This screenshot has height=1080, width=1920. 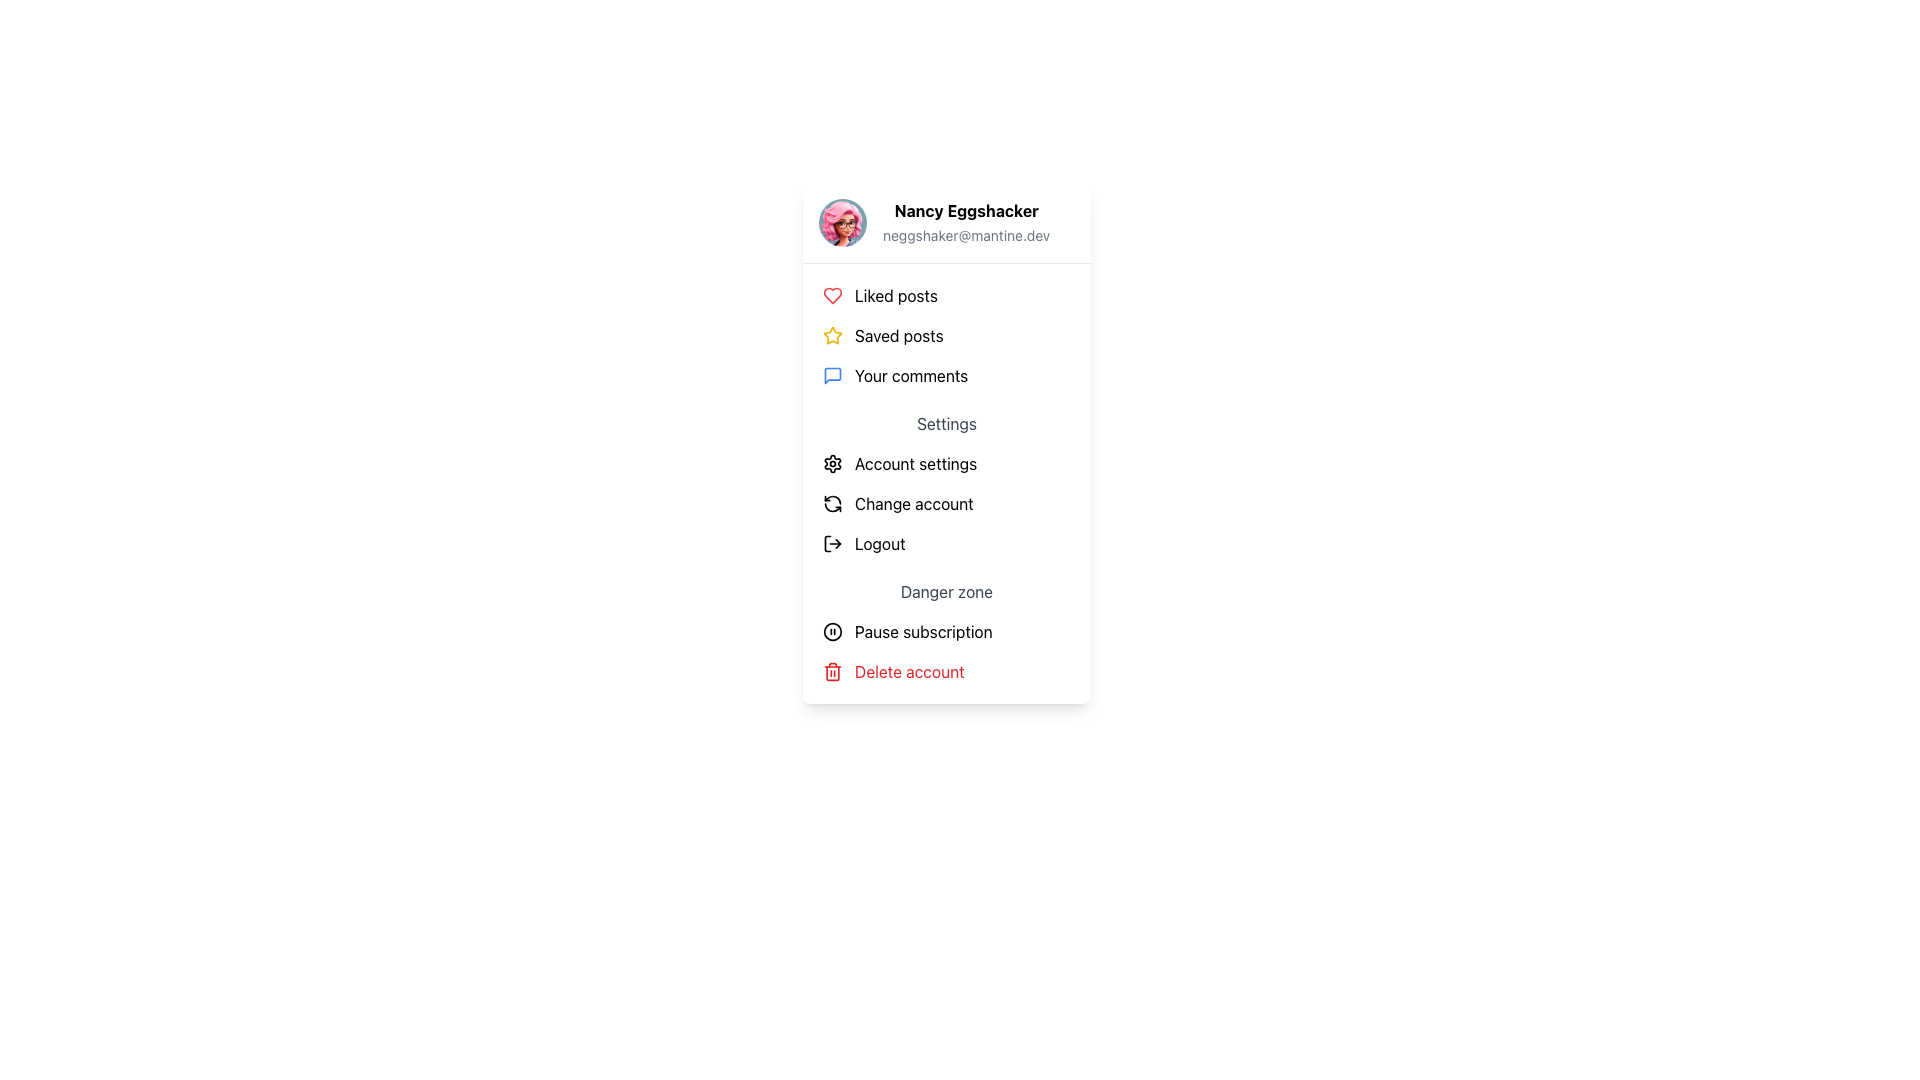 I want to click on the static text element displaying the user's email address beneath 'Nancy Eggshacker' in the user profile menu, so click(x=966, y=234).